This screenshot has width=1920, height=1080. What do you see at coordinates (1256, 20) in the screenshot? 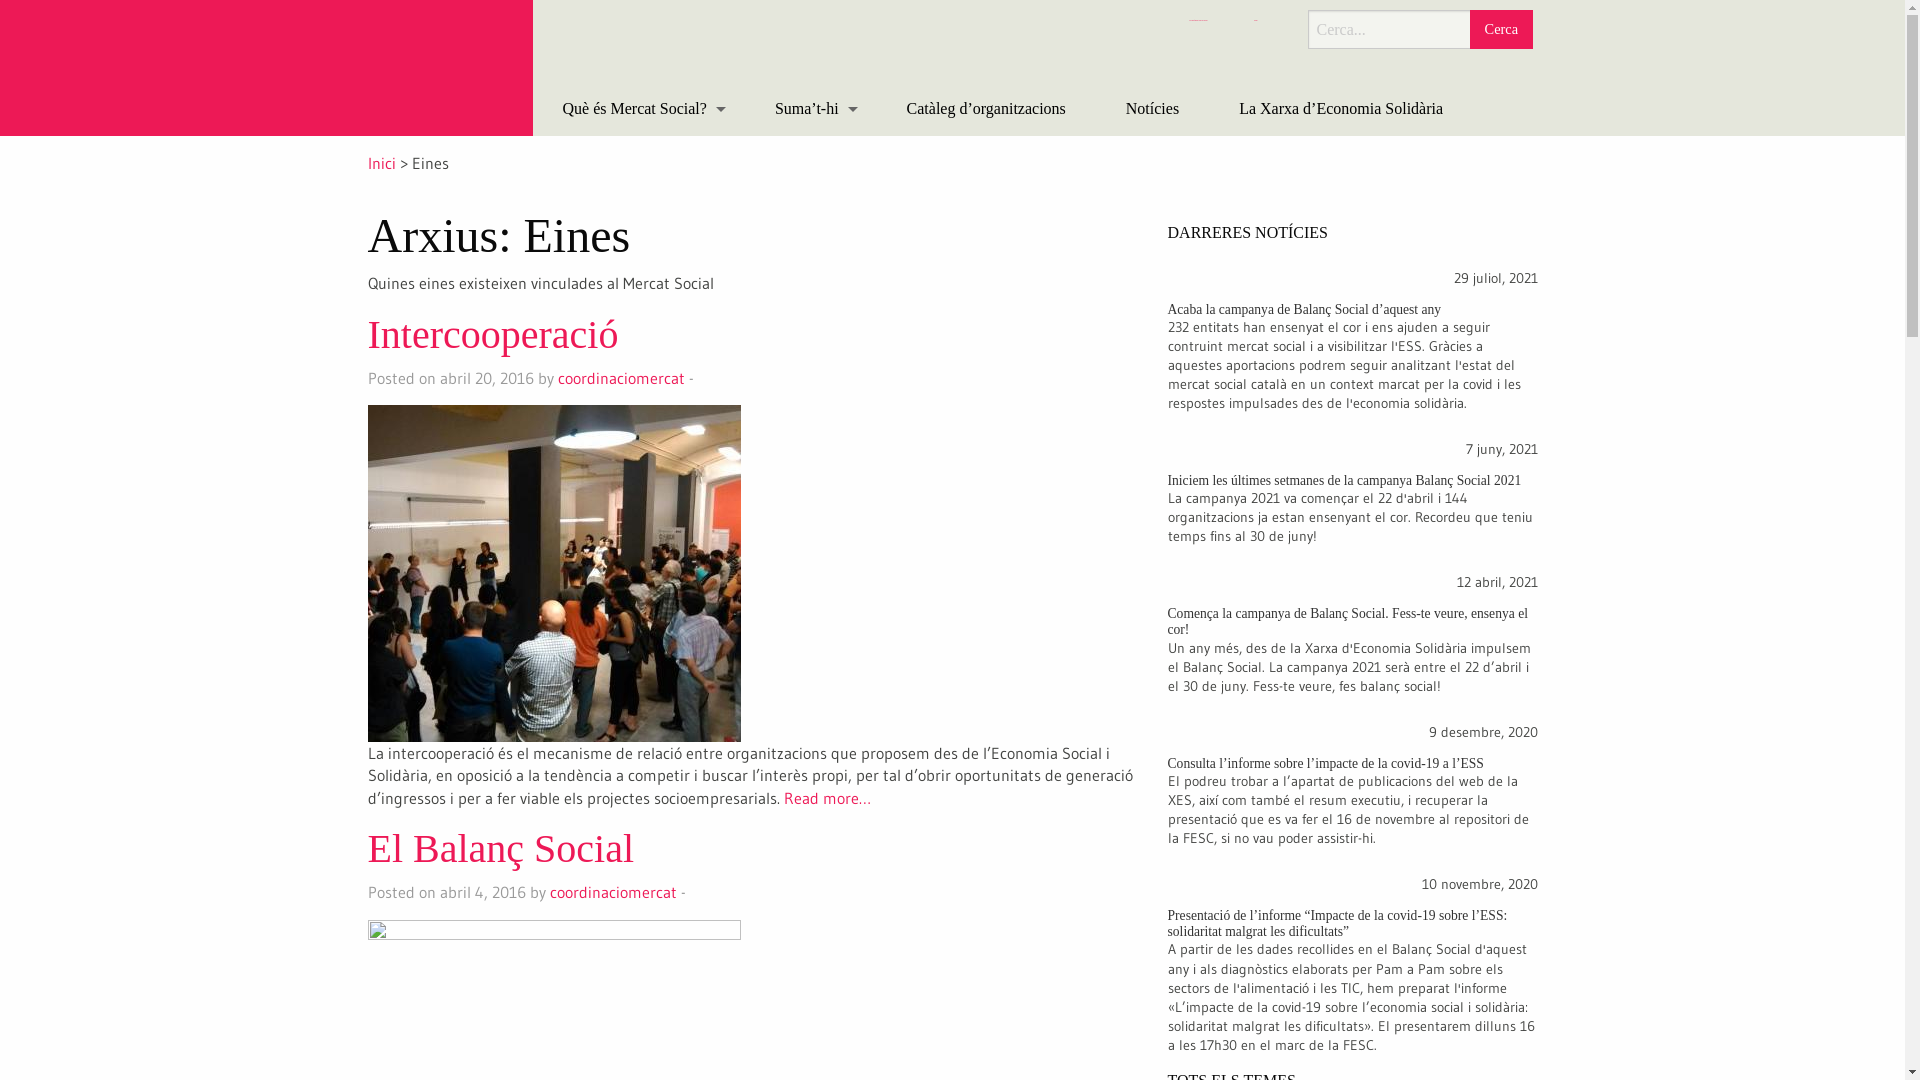
I see `'Contacte'` at bounding box center [1256, 20].